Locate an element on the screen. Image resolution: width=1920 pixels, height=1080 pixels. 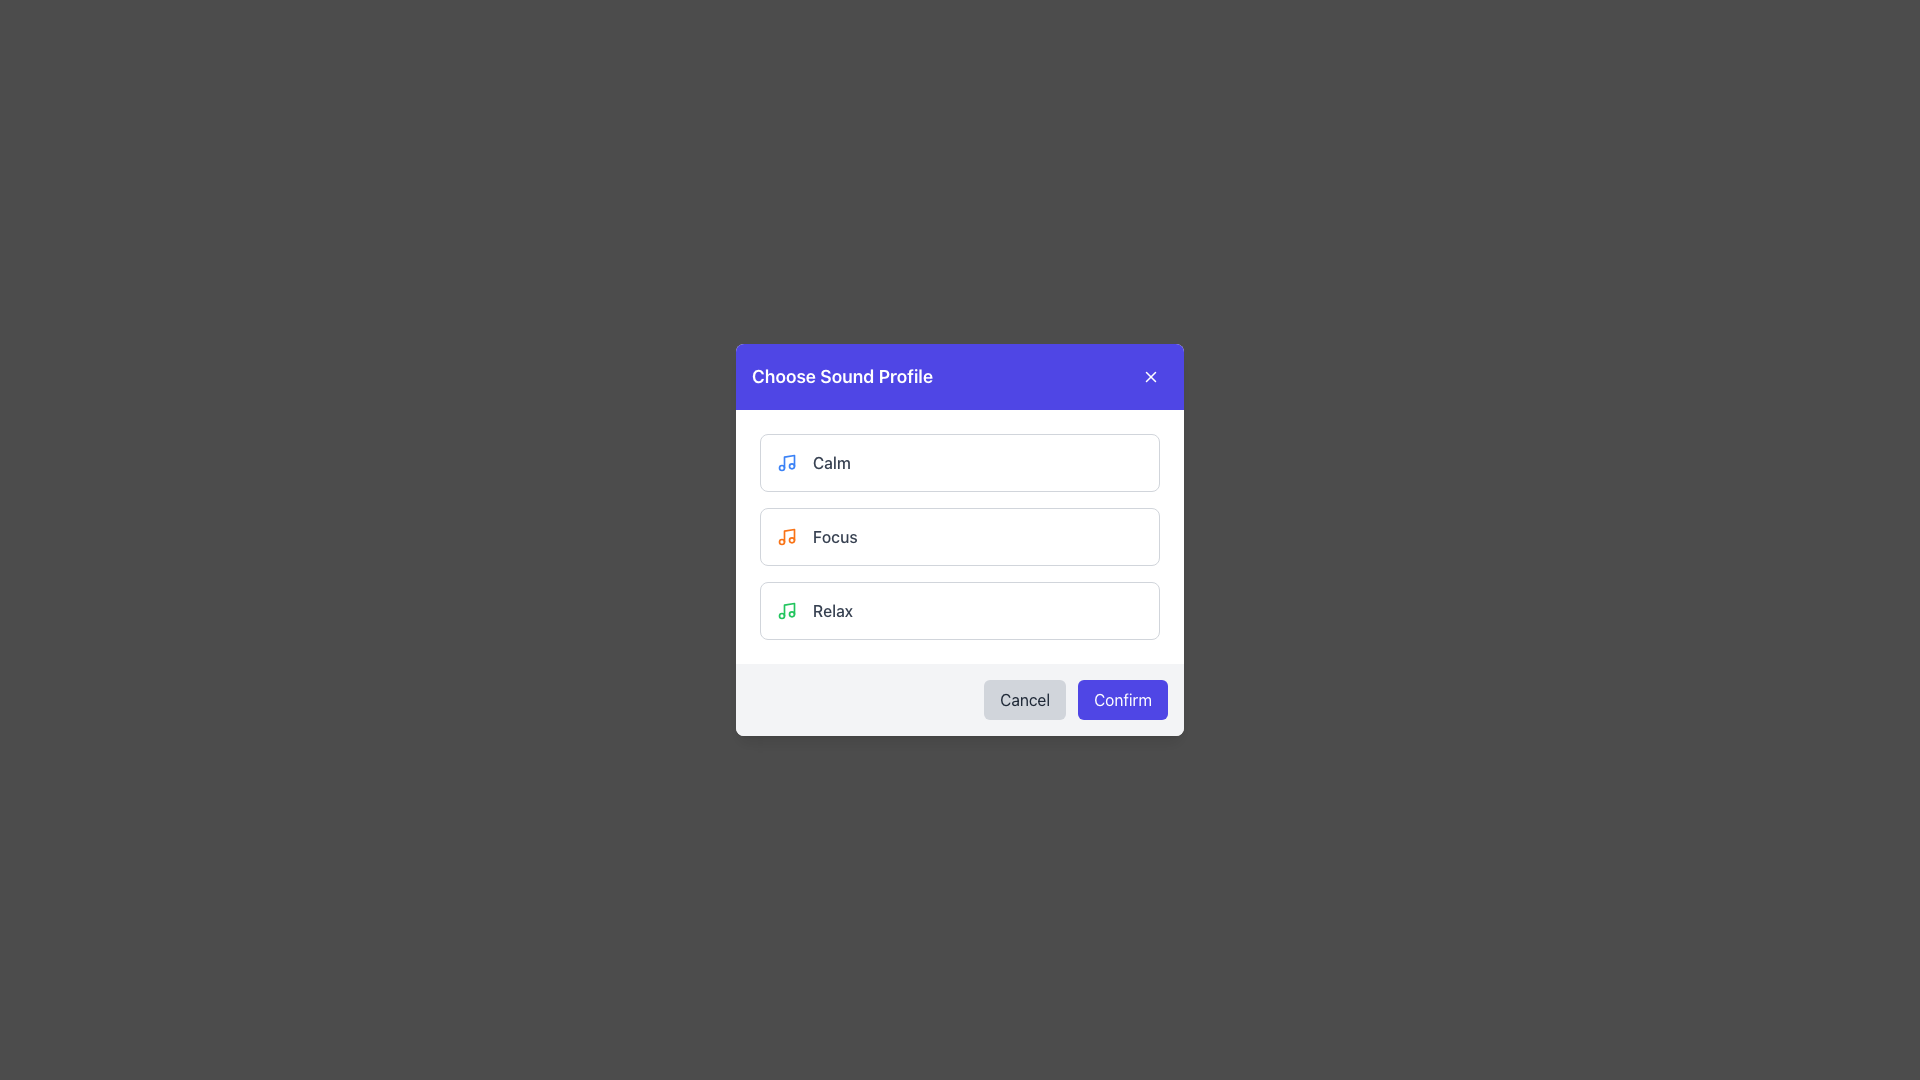
the cancel button located at the bottom-right corner of the dialog is located at coordinates (1025, 698).